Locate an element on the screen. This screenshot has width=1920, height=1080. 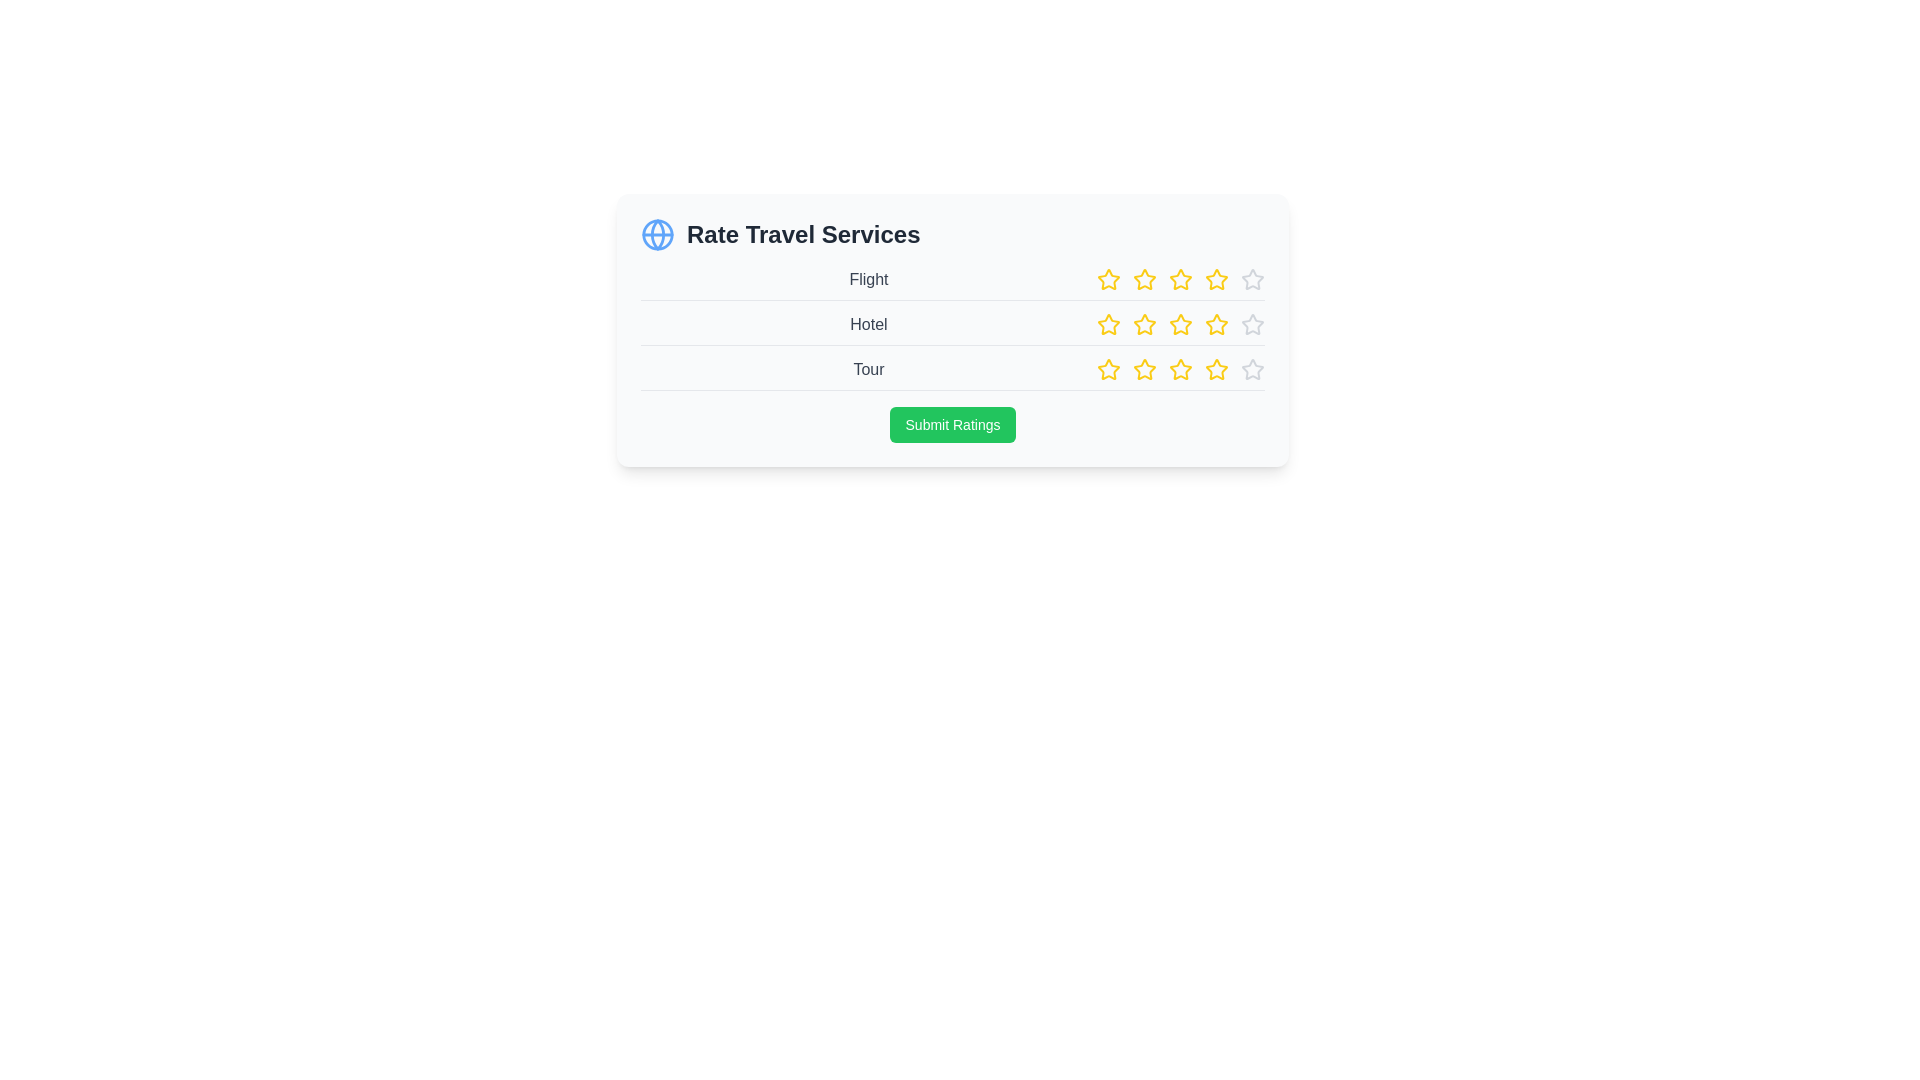
the blue globe icon with a circular outline and intersecting lines, located to the left of the title text 'Rate Travel Services' is located at coordinates (657, 234).